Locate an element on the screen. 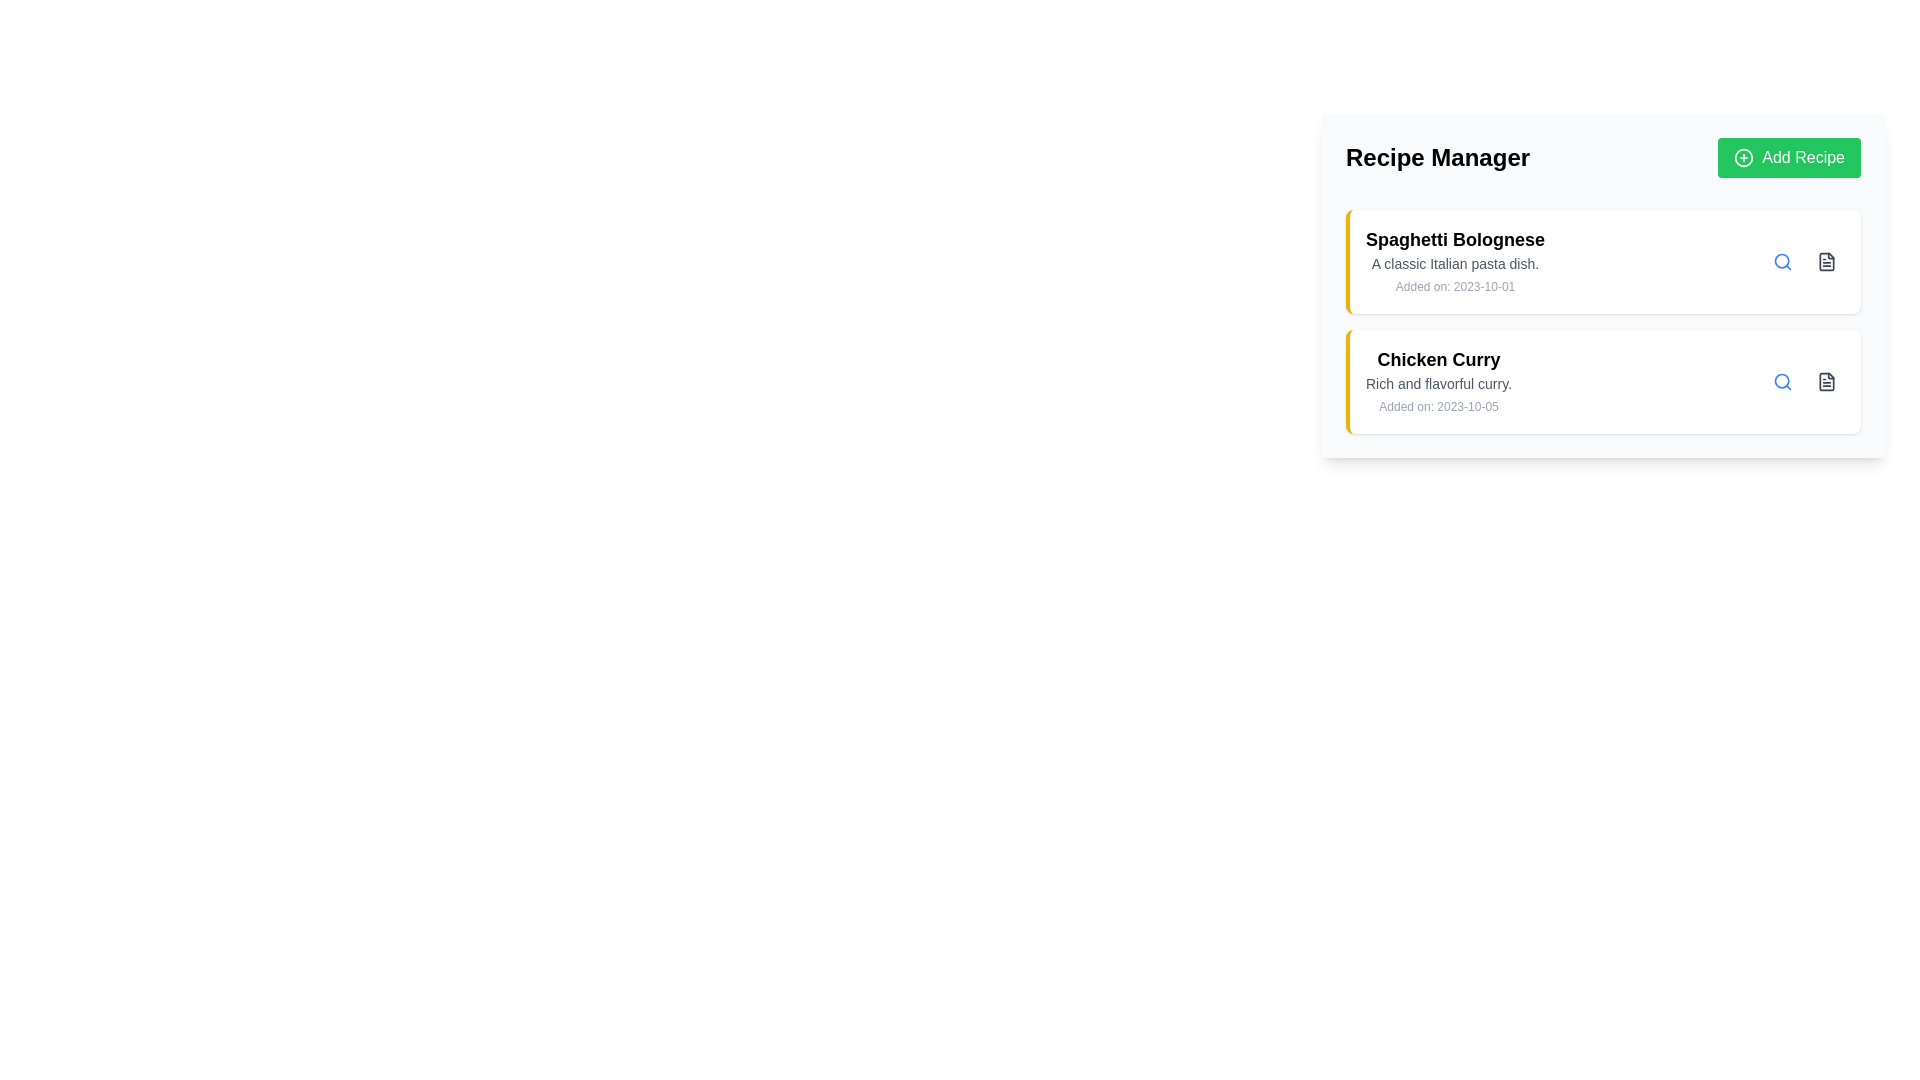 The width and height of the screenshot is (1920, 1080). the circular graphic icon element that is part of the 'Add Recipe' button in the top-right section of the interface is located at coordinates (1743, 157).